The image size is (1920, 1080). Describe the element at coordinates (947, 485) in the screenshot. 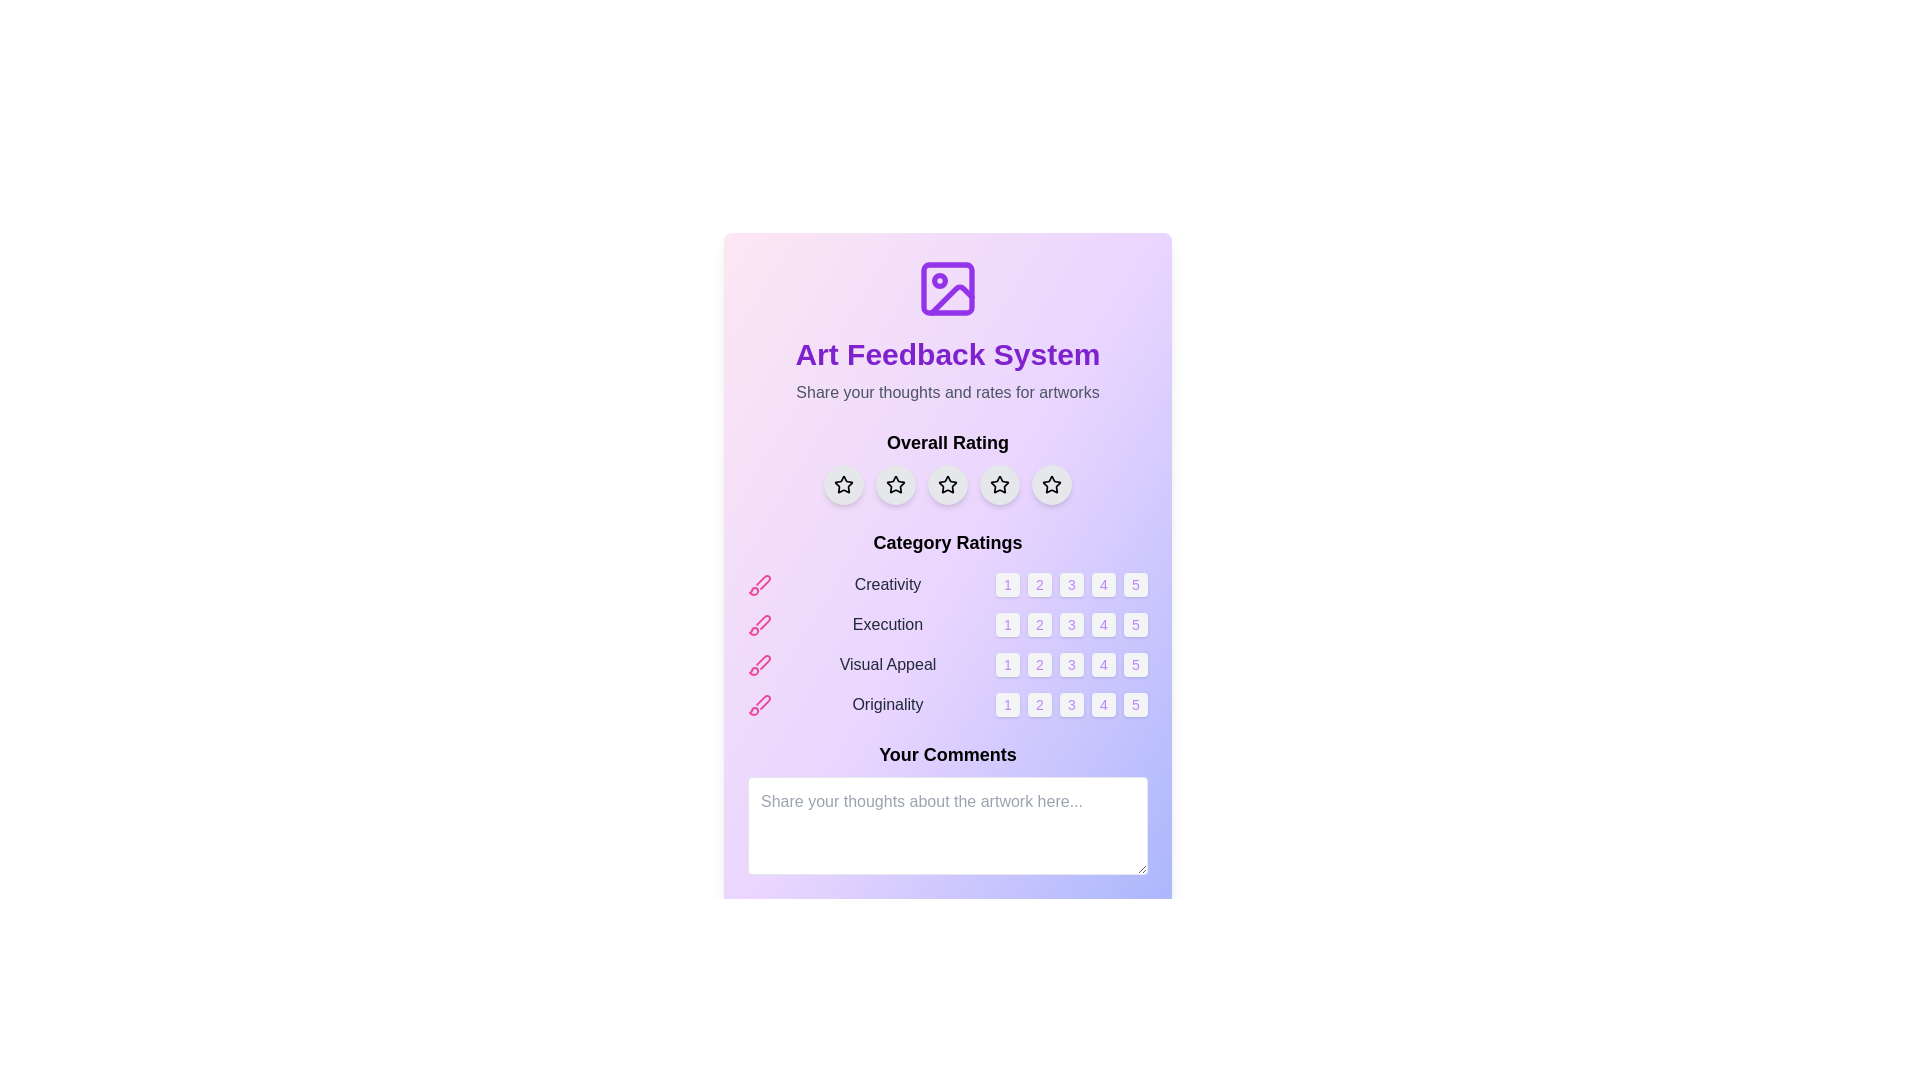

I see `the third star icon in the 'Overall Rating' section` at that location.